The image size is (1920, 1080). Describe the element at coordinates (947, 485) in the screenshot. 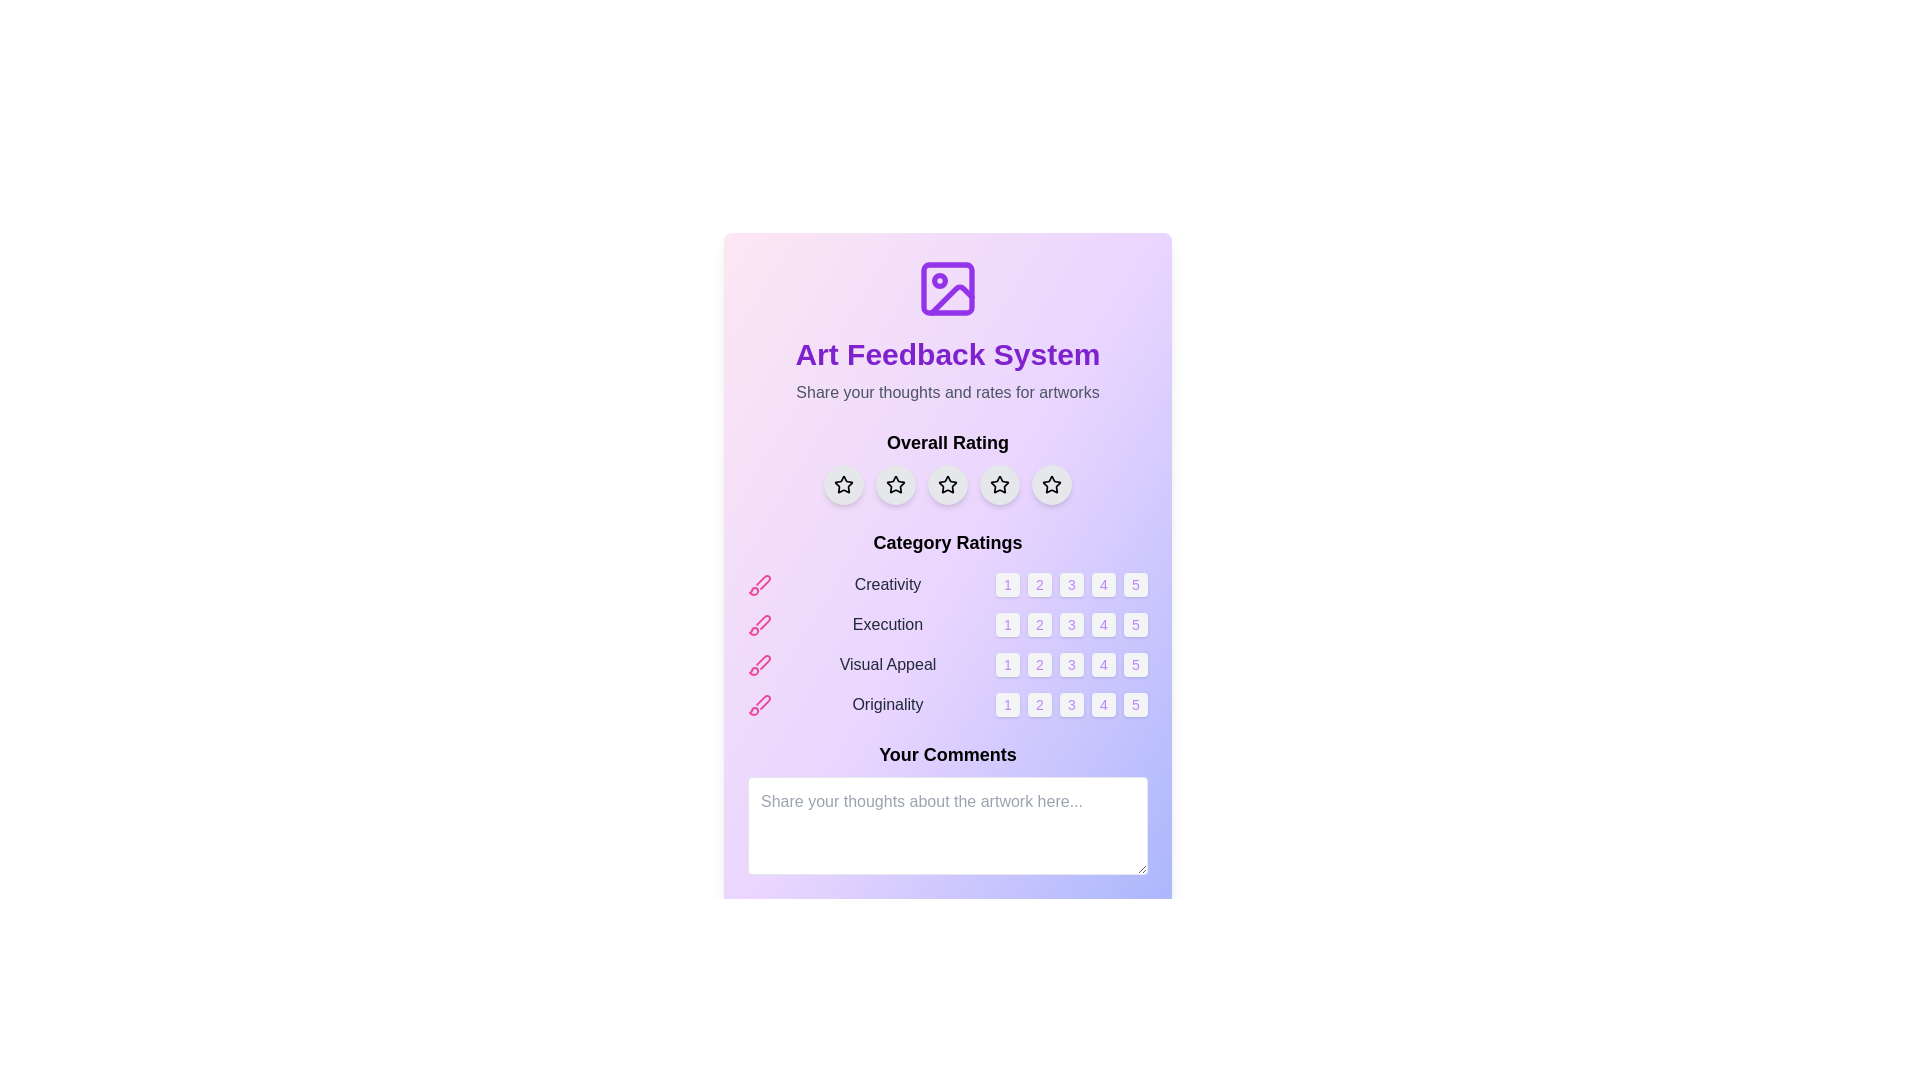

I see `the third star icon in the 'Overall Rating' section` at that location.